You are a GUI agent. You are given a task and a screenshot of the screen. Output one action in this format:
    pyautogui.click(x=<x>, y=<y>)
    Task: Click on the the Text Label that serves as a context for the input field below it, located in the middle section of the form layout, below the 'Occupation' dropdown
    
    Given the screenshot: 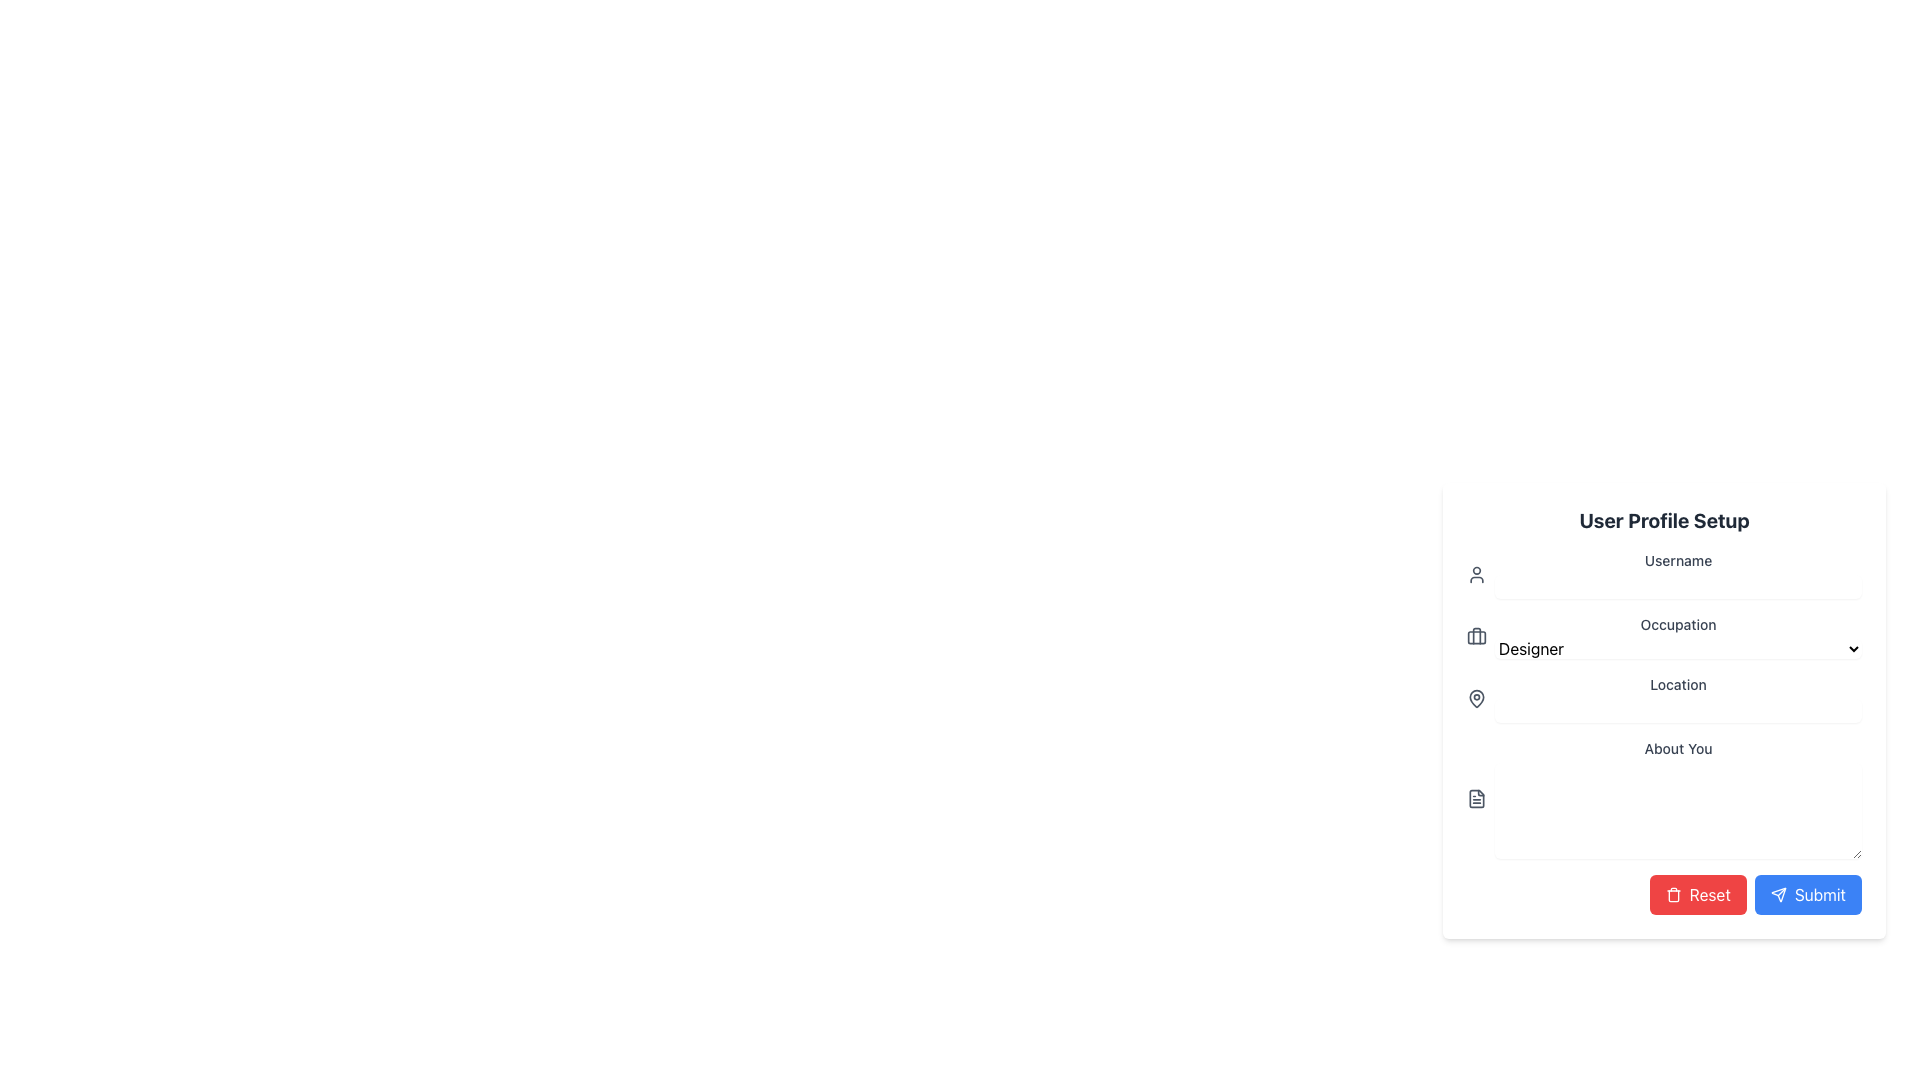 What is the action you would take?
    pyautogui.click(x=1678, y=684)
    